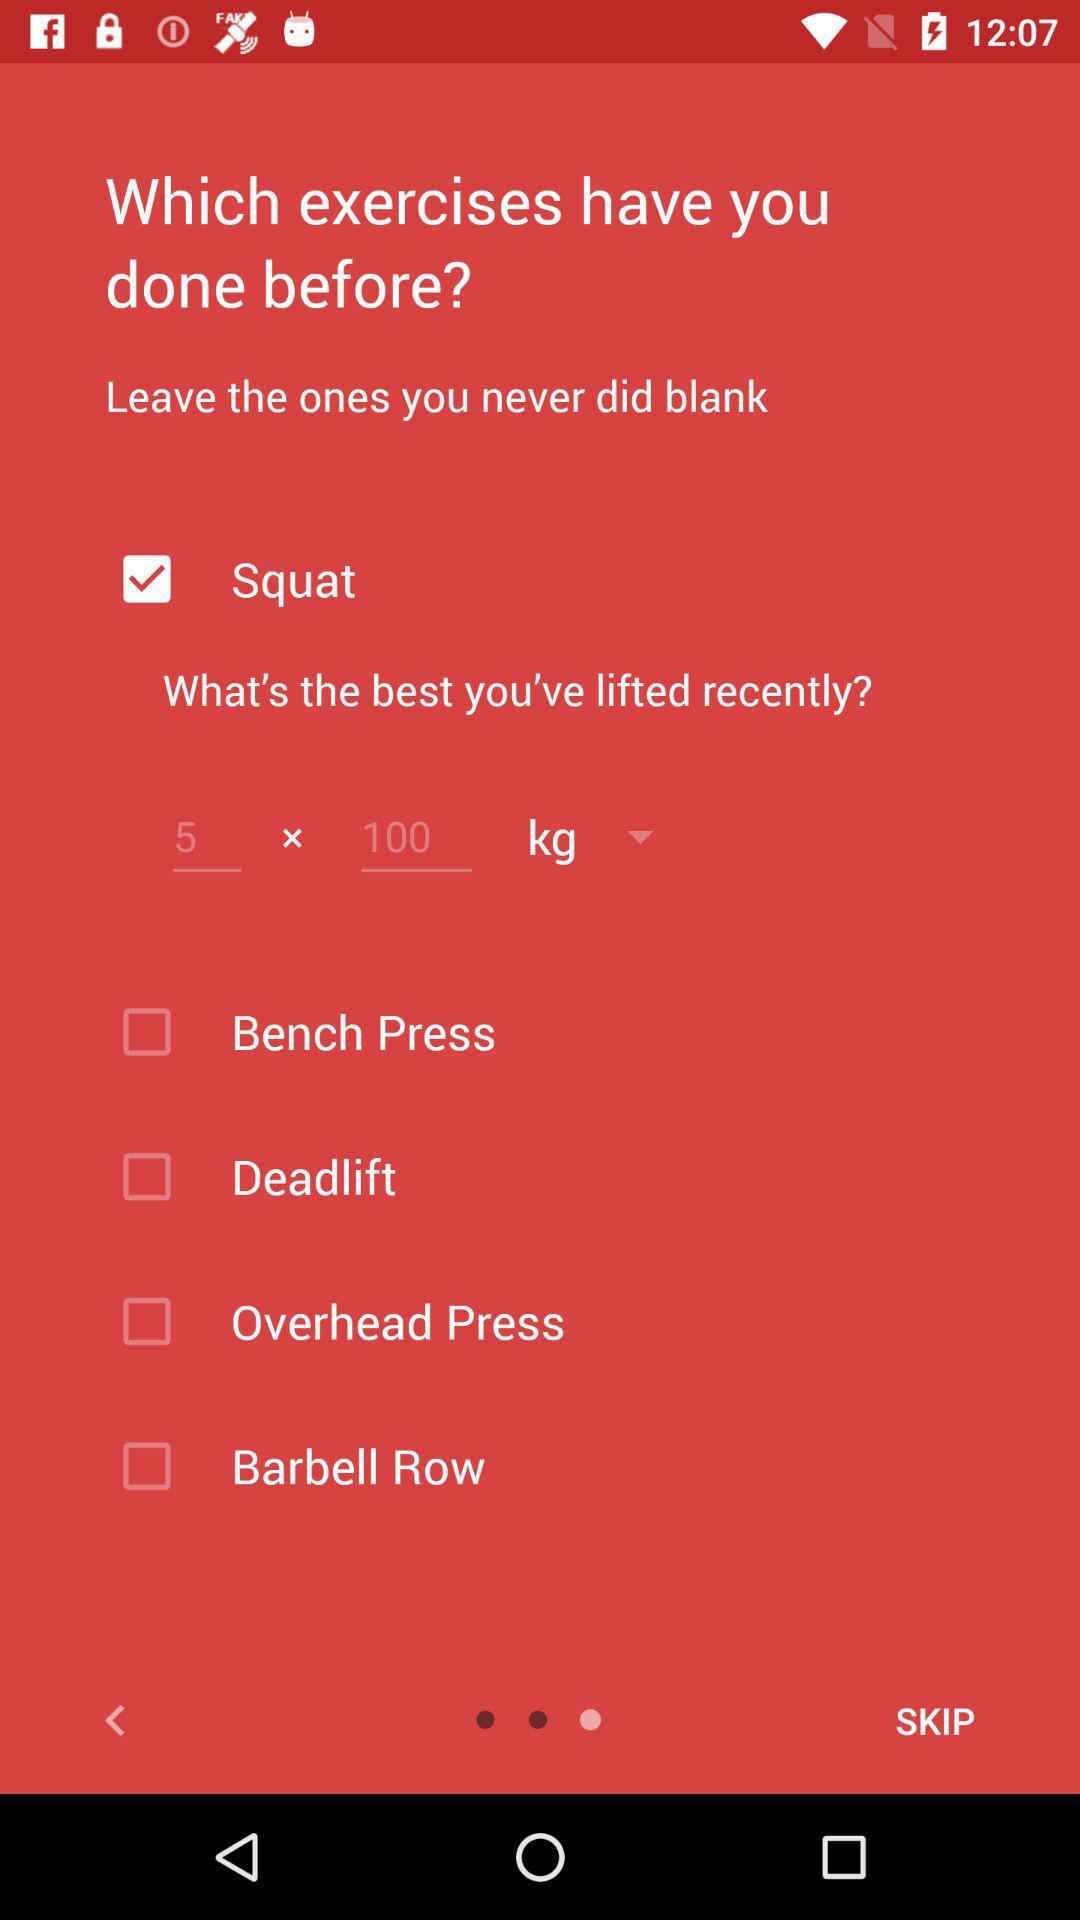  I want to click on the text below bench press, so click(591, 1176).